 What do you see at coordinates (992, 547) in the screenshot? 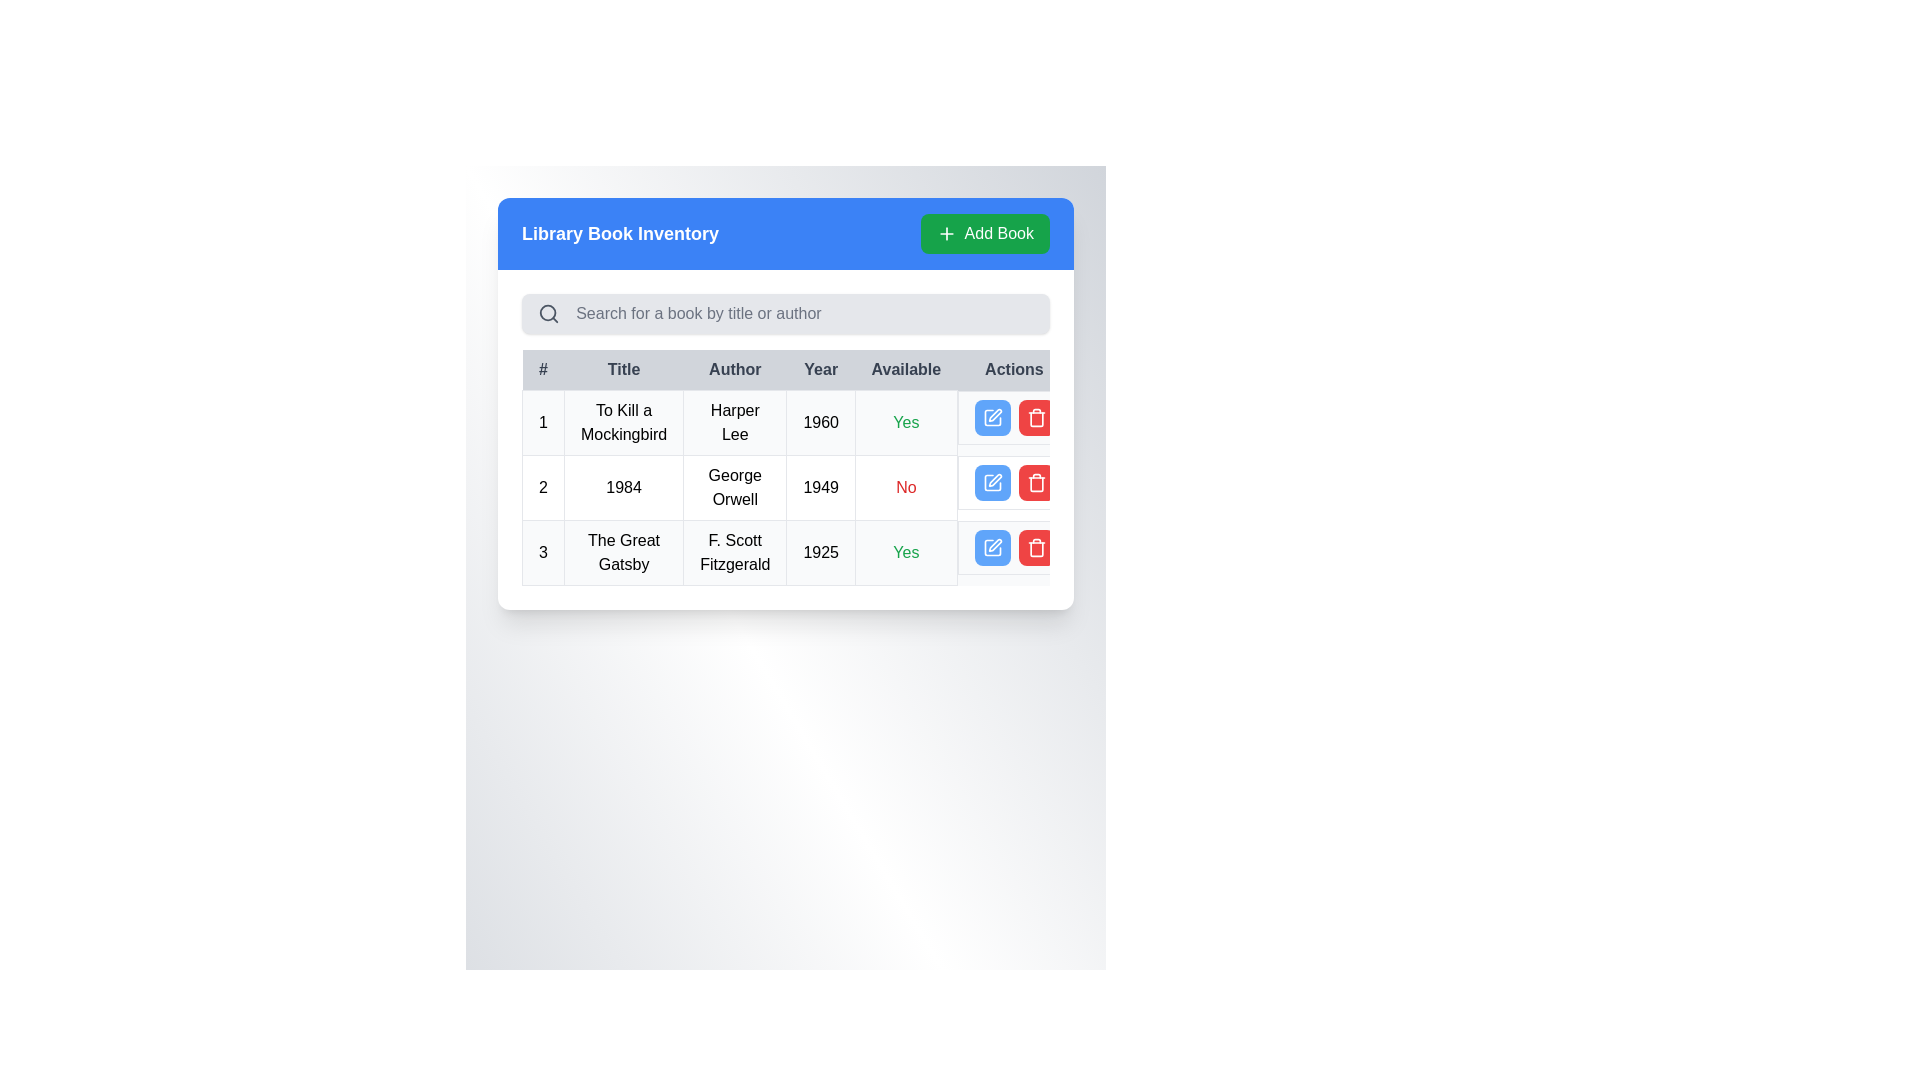
I see `the blue rectangular button with a white pencil icon located in the 'Actions' column of the last row for 'The Great Gatsby'` at bounding box center [992, 547].